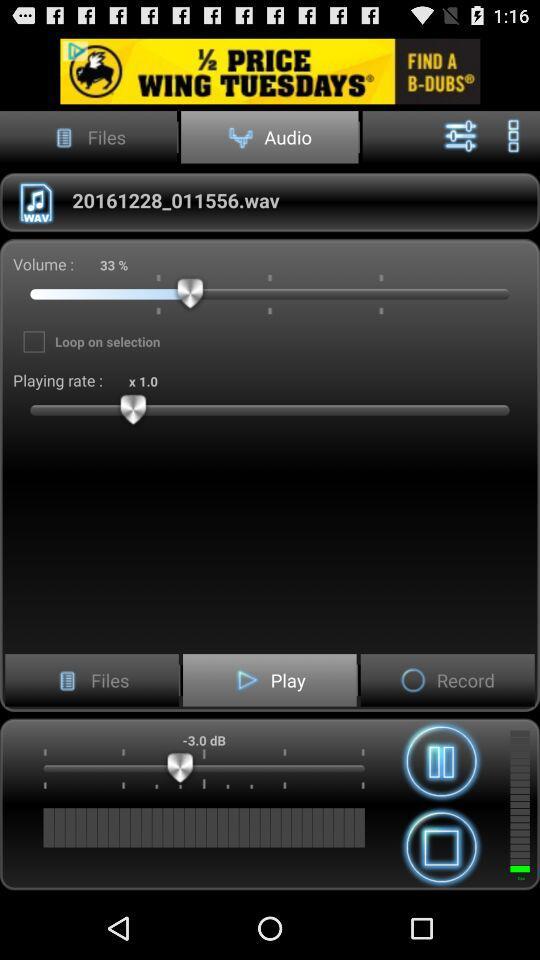  What do you see at coordinates (270, 71) in the screenshot?
I see `this advertised product` at bounding box center [270, 71].